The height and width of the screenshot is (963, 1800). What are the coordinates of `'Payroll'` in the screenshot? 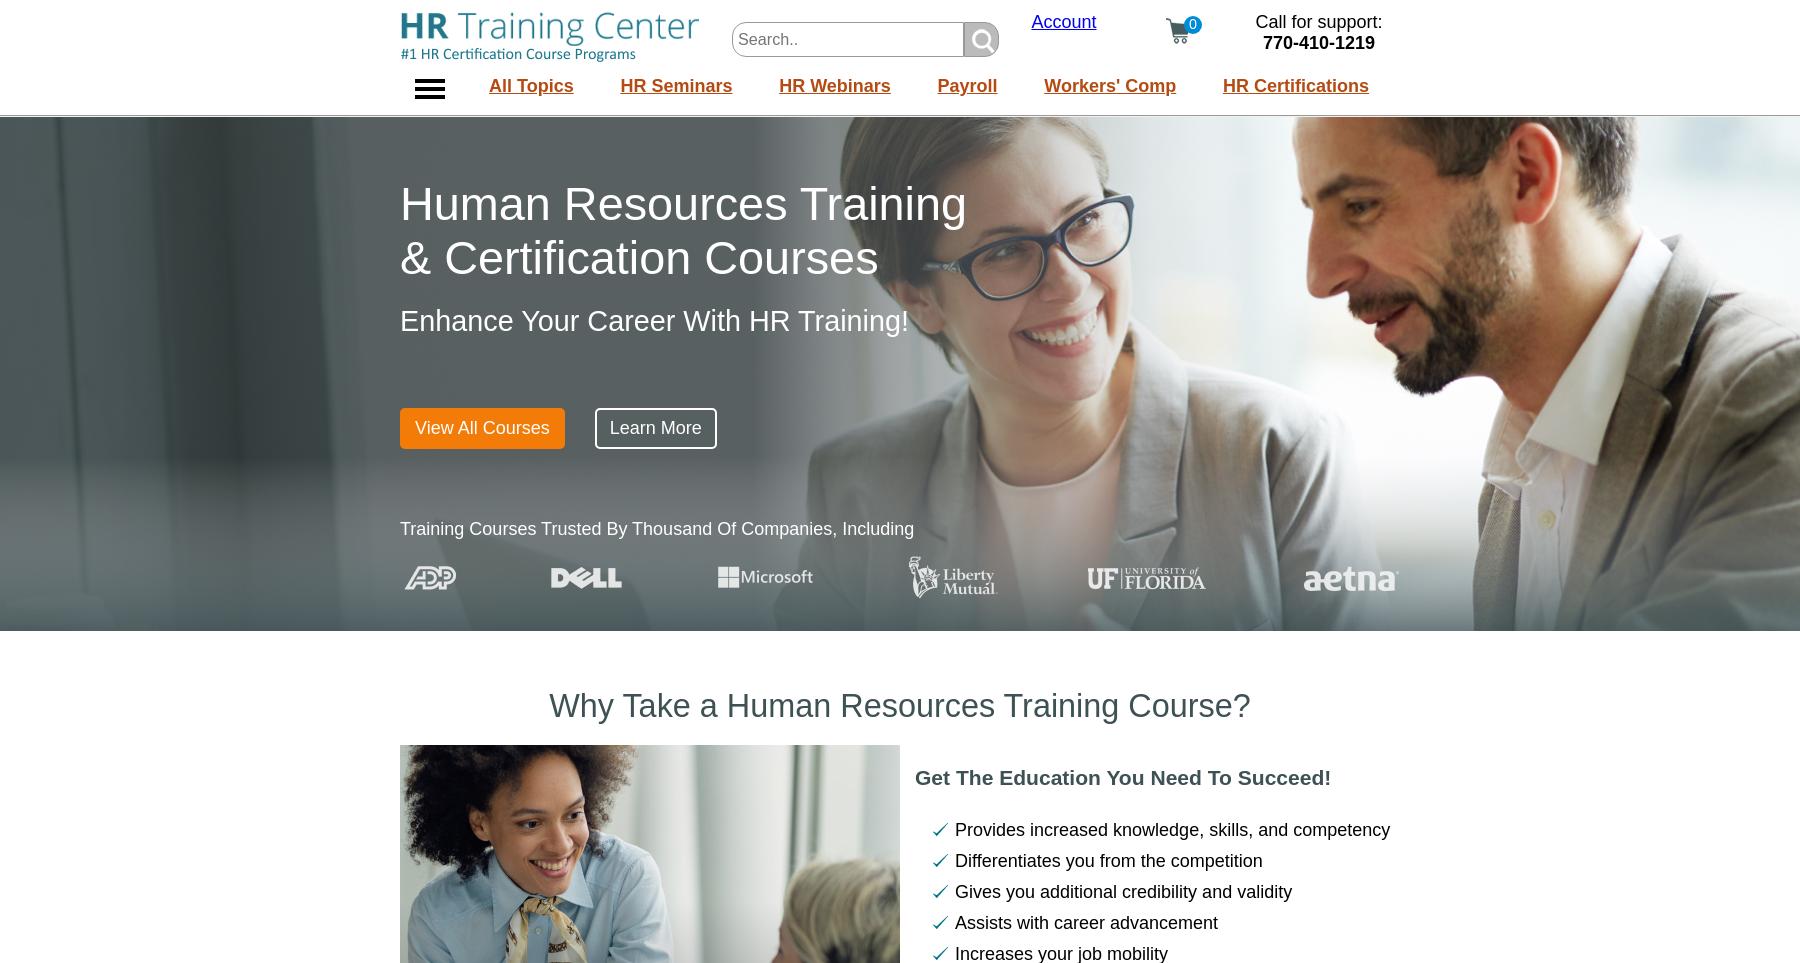 It's located at (965, 85).